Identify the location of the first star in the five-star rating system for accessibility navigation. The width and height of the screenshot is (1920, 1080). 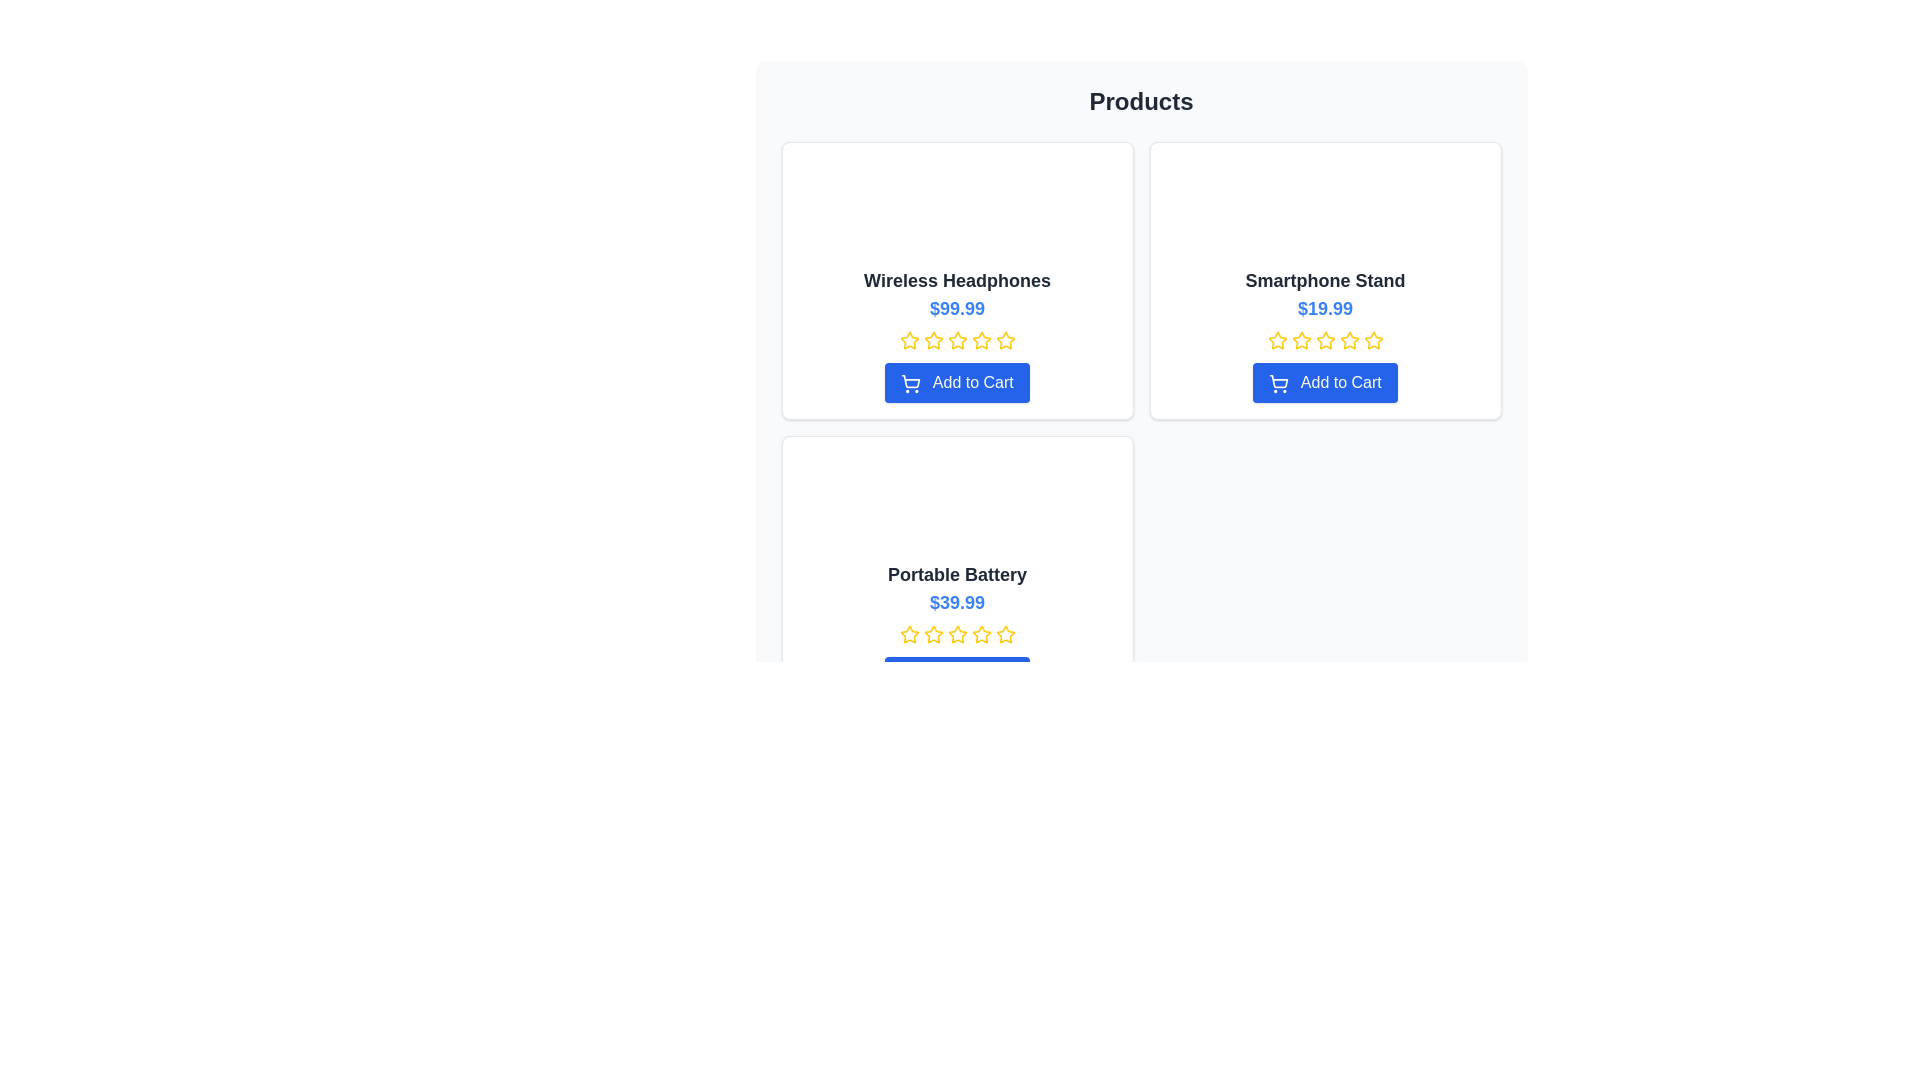
(908, 339).